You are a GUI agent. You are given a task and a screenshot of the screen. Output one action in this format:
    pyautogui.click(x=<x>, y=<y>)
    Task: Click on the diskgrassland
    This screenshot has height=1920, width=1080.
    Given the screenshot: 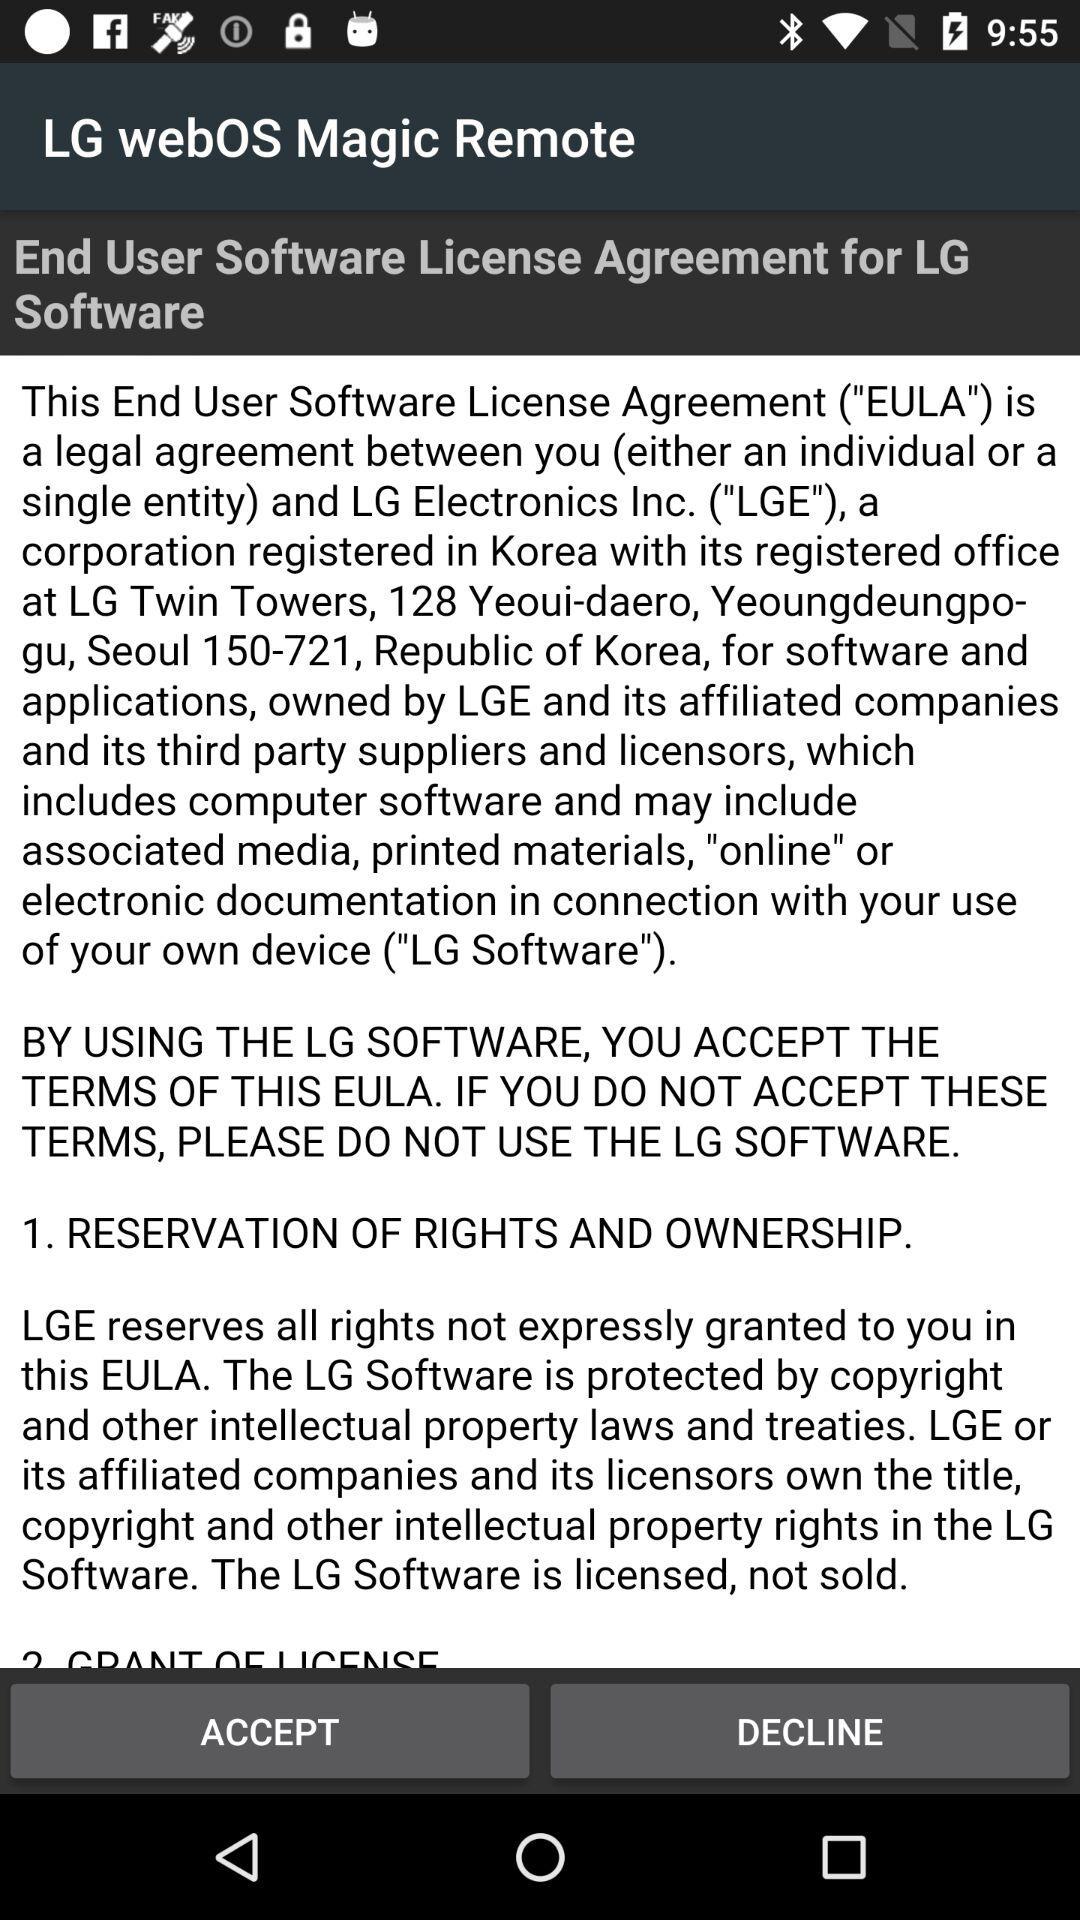 What is the action you would take?
    pyautogui.click(x=540, y=1011)
    